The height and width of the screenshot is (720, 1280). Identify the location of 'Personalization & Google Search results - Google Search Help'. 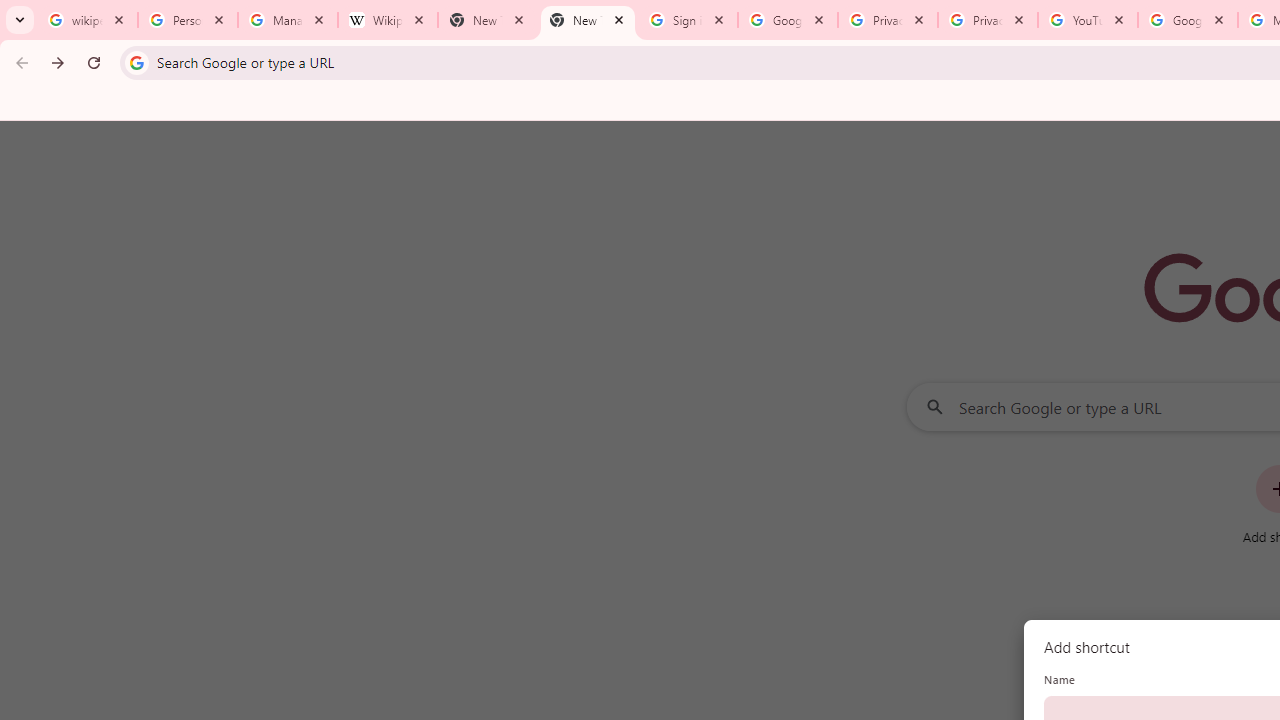
(188, 20).